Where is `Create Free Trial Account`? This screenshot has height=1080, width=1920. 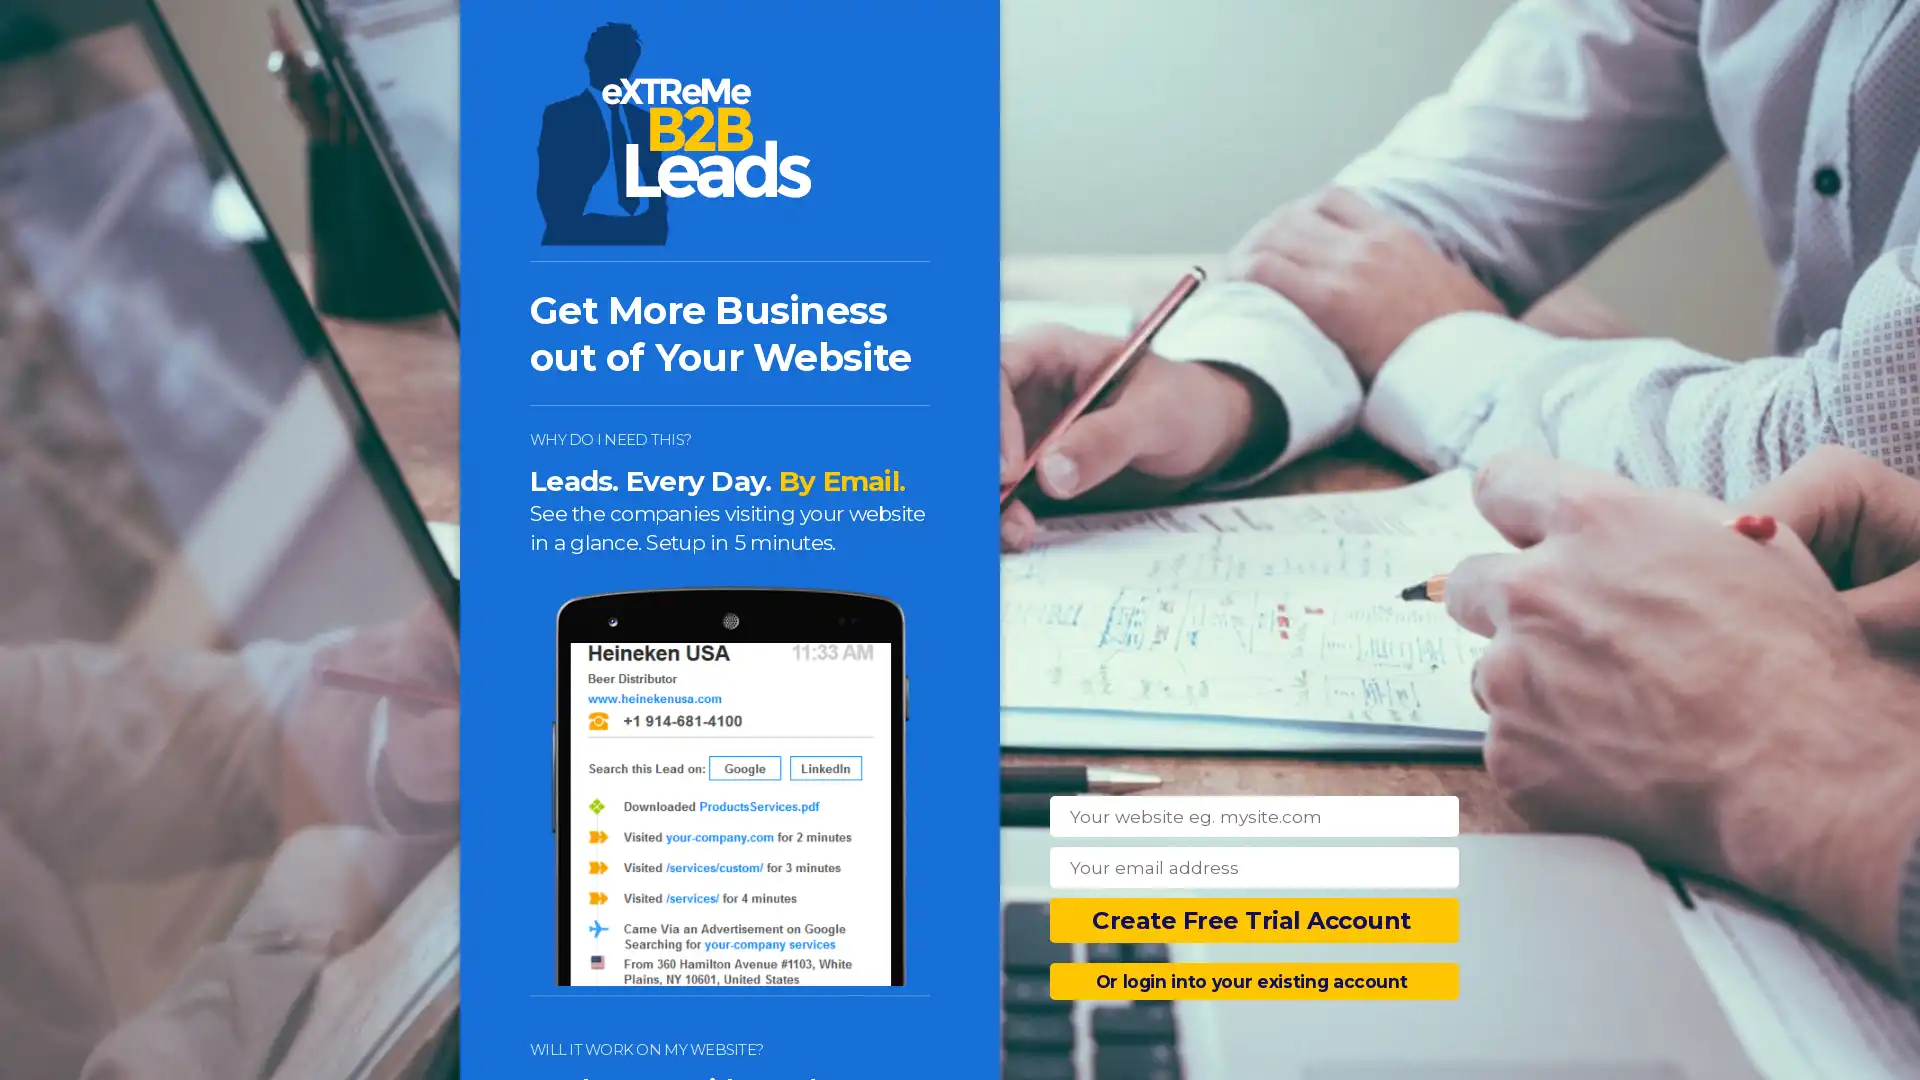
Create Free Trial Account is located at coordinates (1253, 920).